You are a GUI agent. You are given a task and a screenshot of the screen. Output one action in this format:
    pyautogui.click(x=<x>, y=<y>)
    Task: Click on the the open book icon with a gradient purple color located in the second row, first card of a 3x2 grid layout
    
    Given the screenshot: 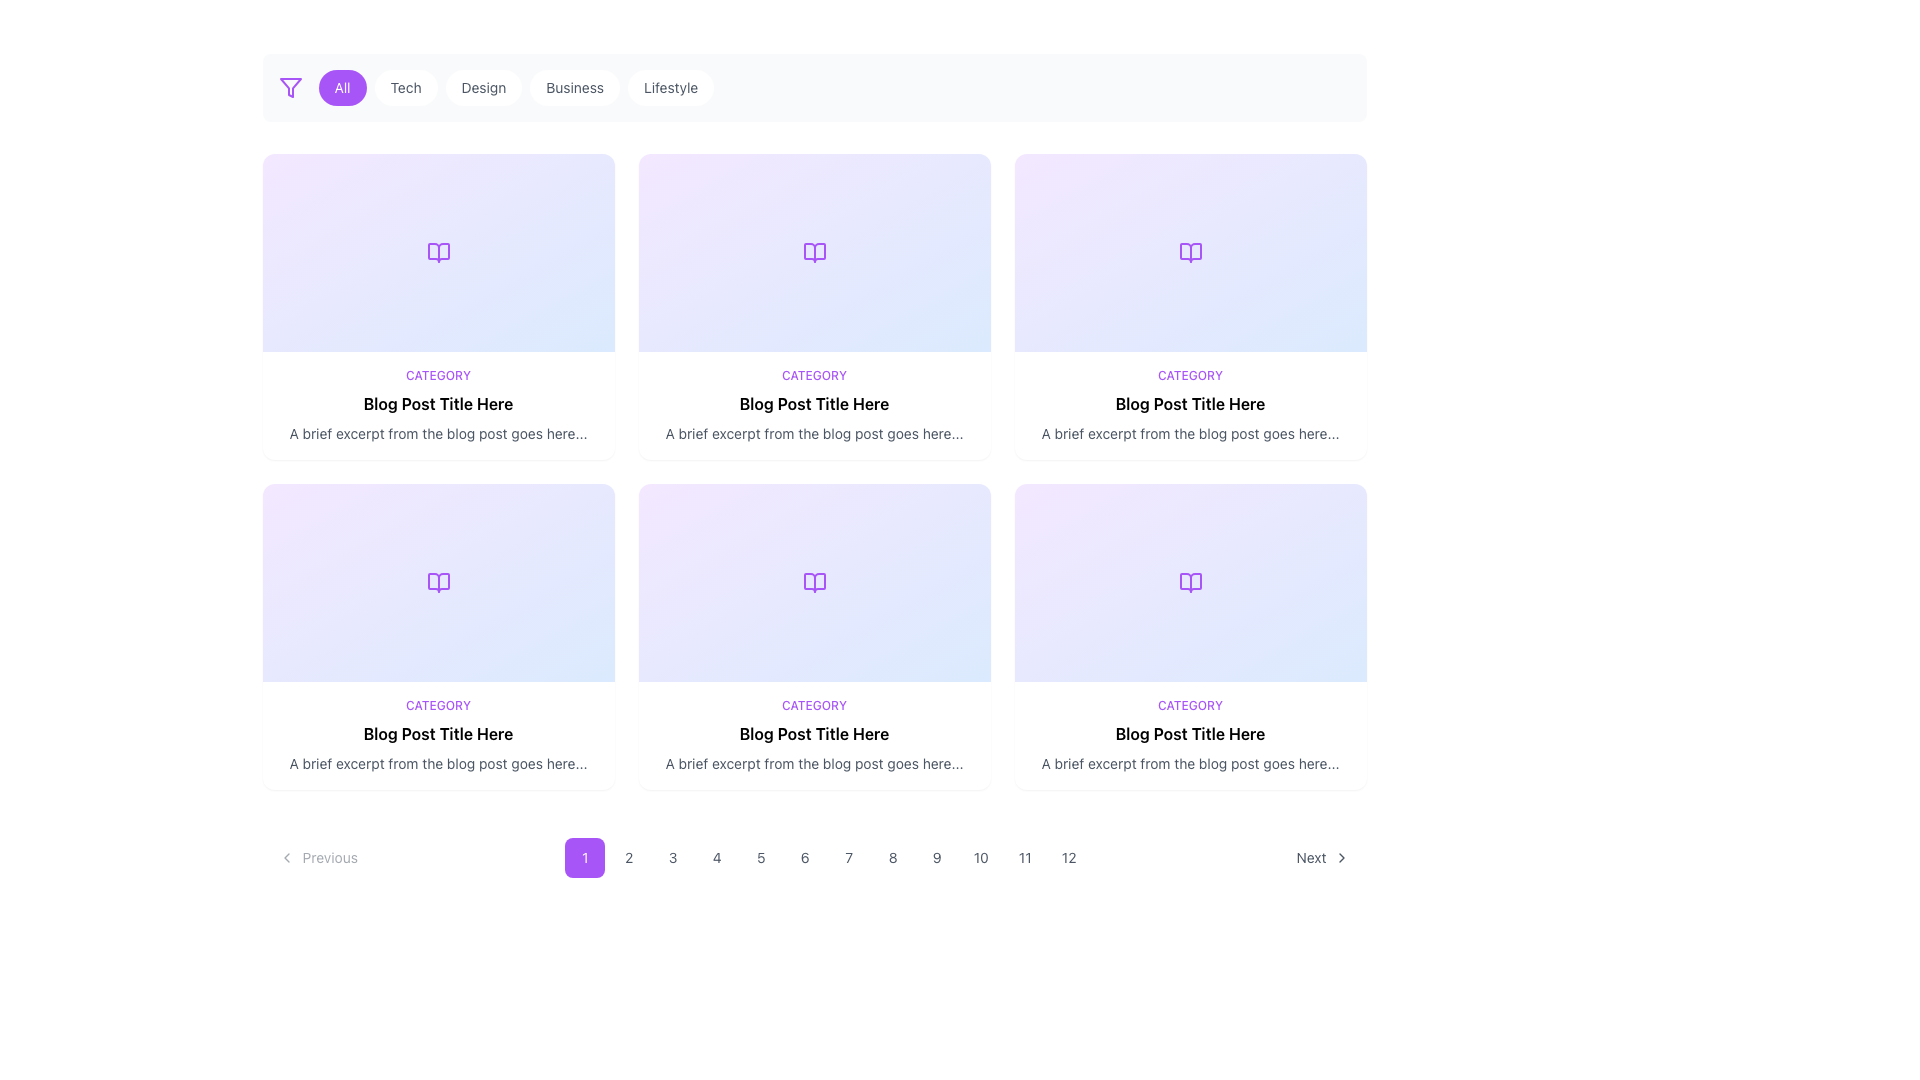 What is the action you would take?
    pyautogui.click(x=437, y=582)
    